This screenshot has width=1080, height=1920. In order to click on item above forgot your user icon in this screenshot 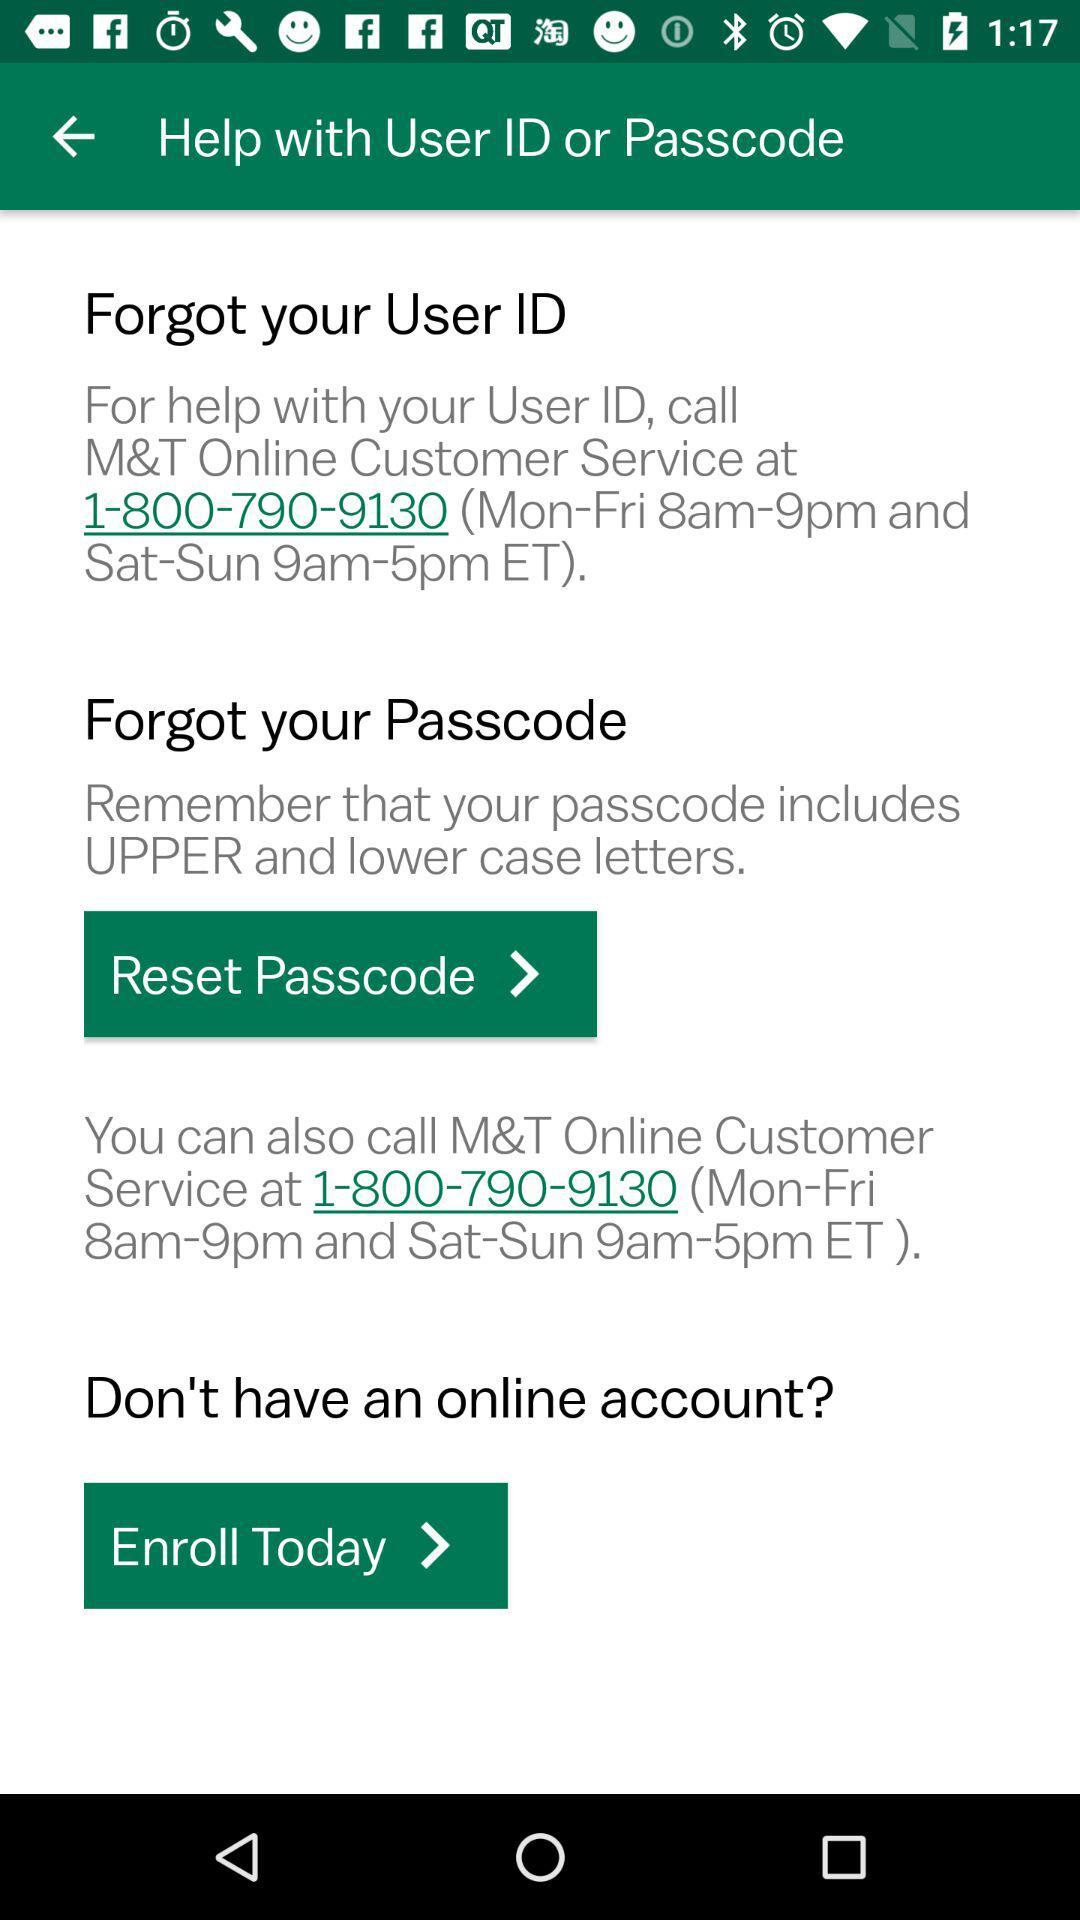, I will do `click(72, 135)`.